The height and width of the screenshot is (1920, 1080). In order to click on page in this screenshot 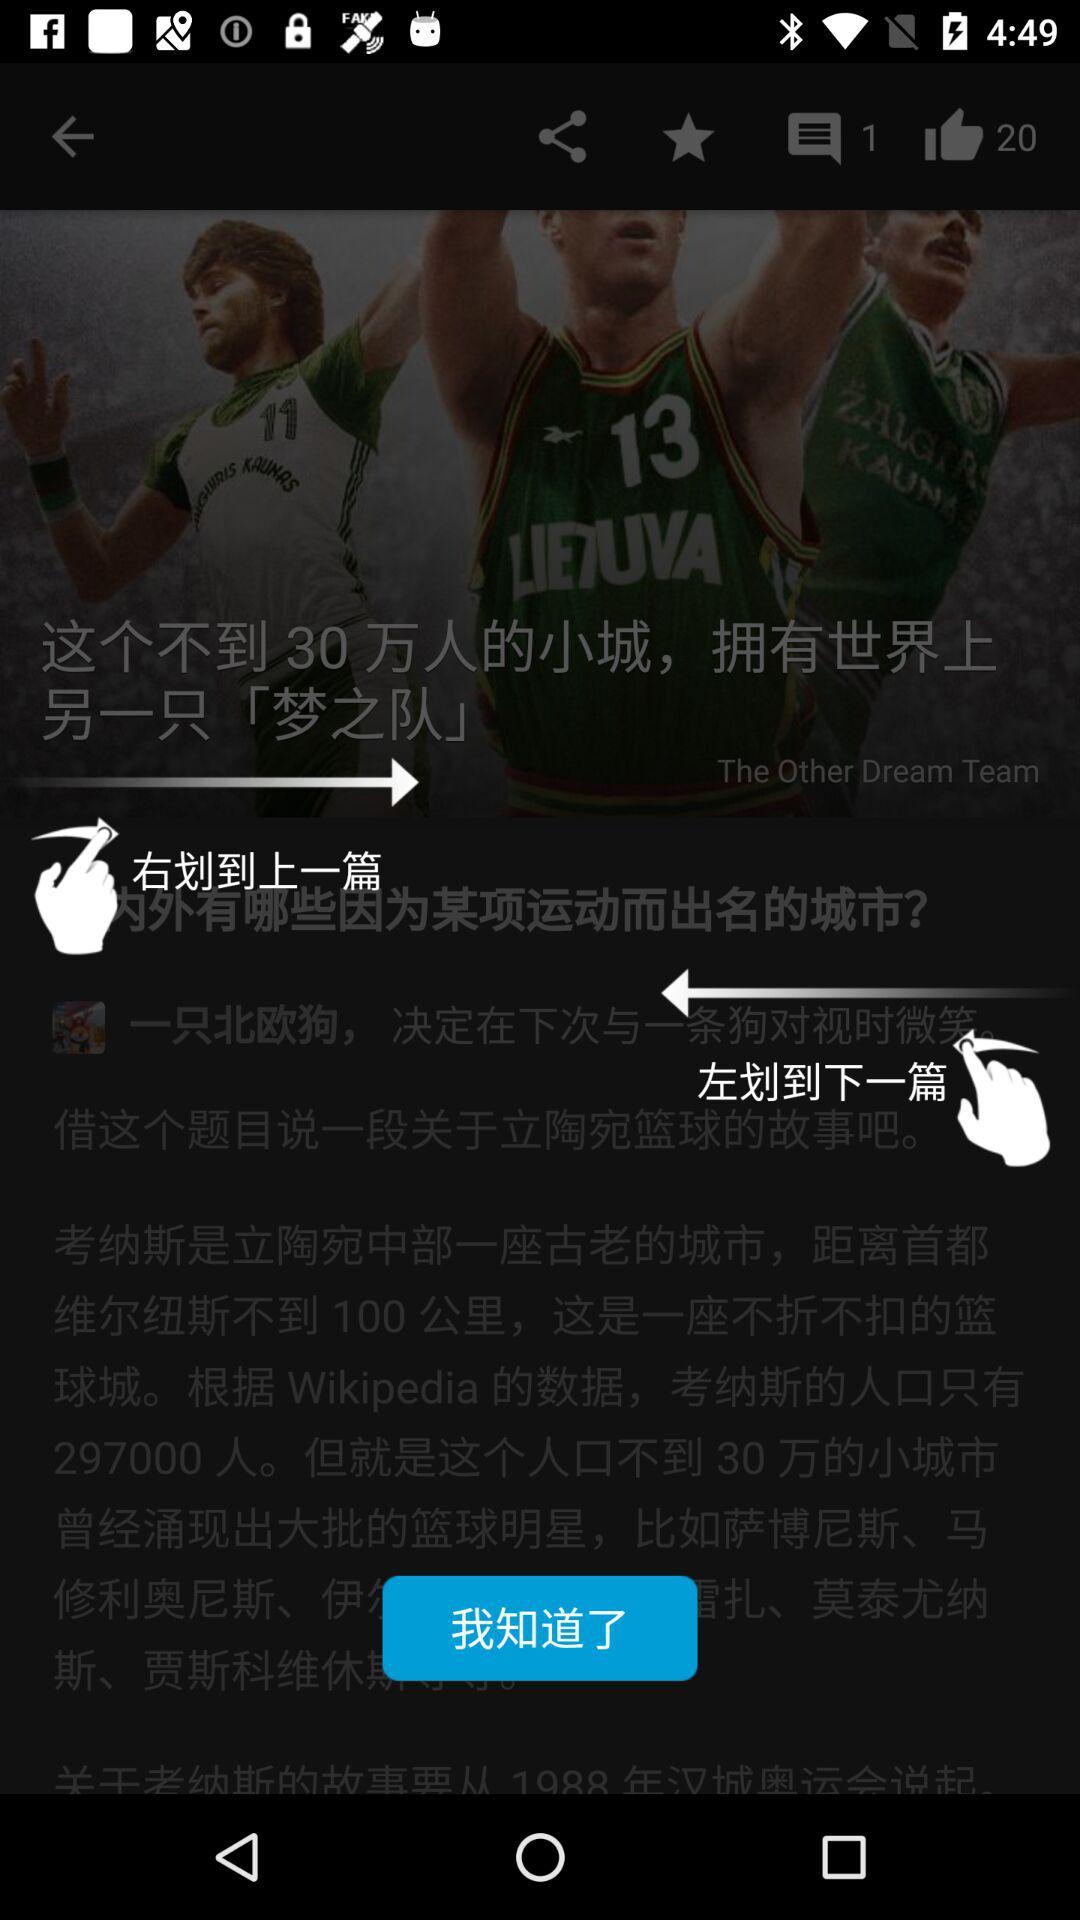, I will do `click(687, 135)`.